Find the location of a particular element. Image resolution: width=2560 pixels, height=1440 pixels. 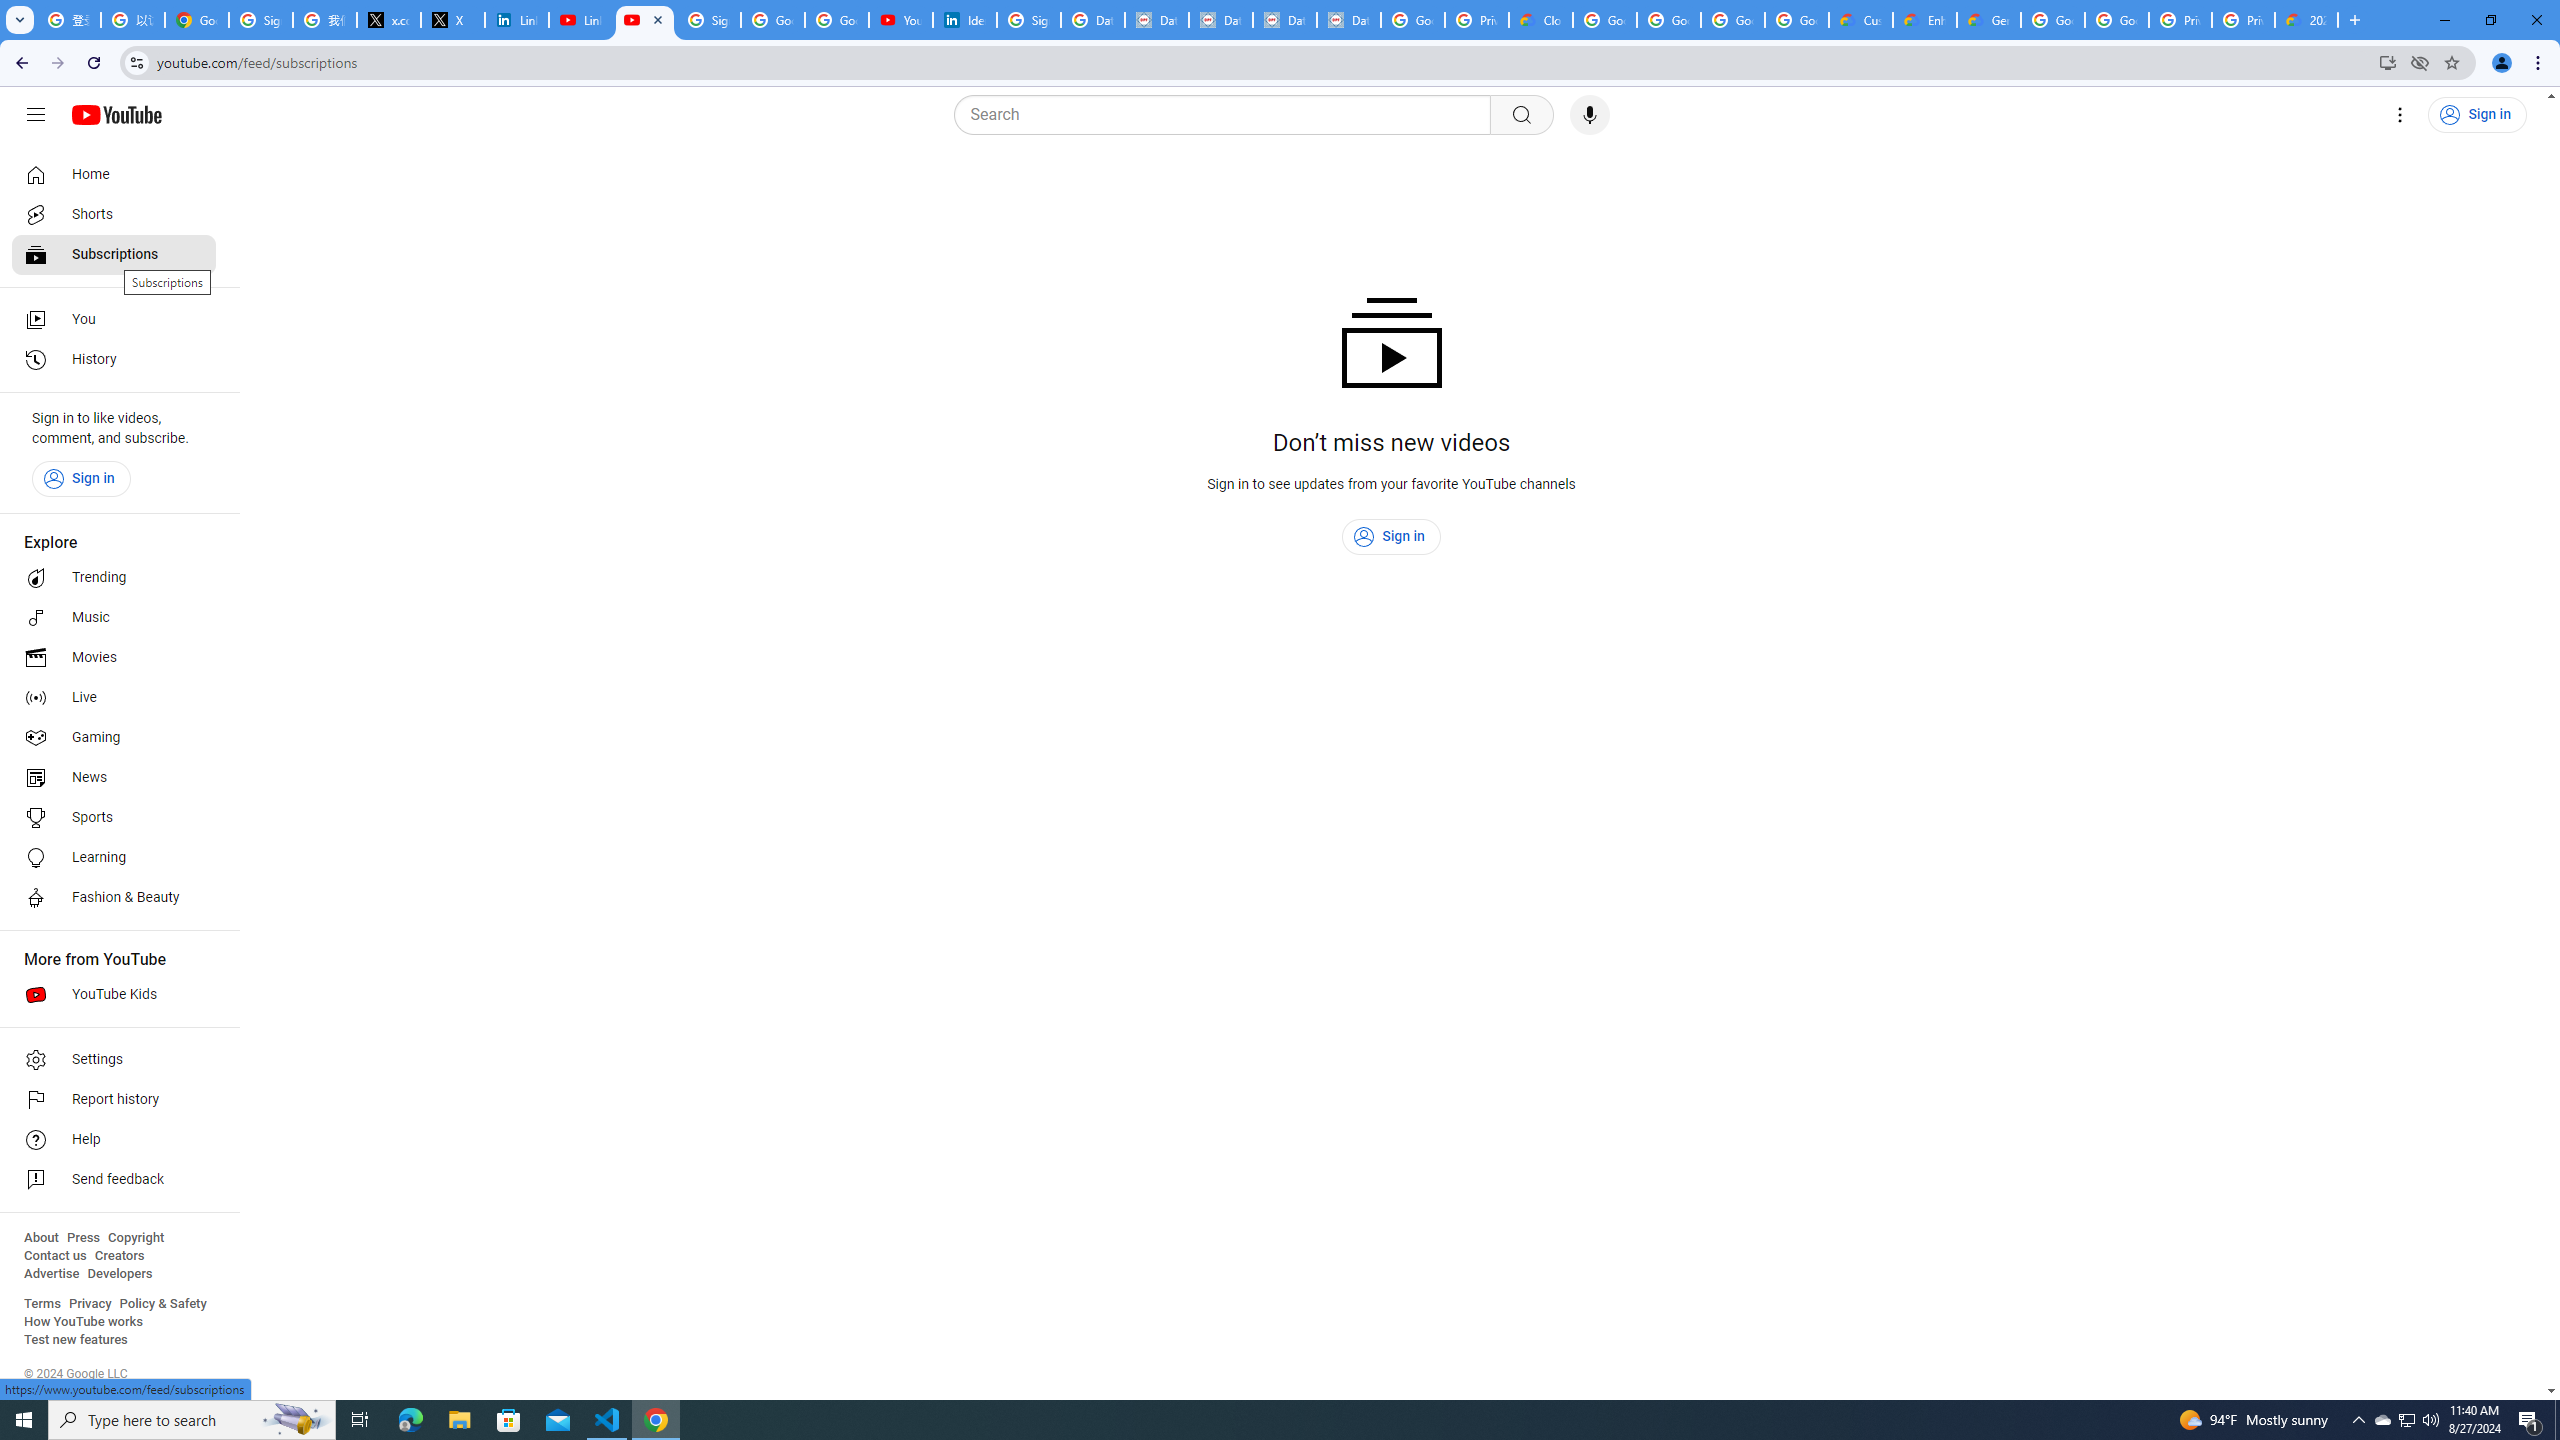

'LinkedIn Privacy Policy' is located at coordinates (517, 19).